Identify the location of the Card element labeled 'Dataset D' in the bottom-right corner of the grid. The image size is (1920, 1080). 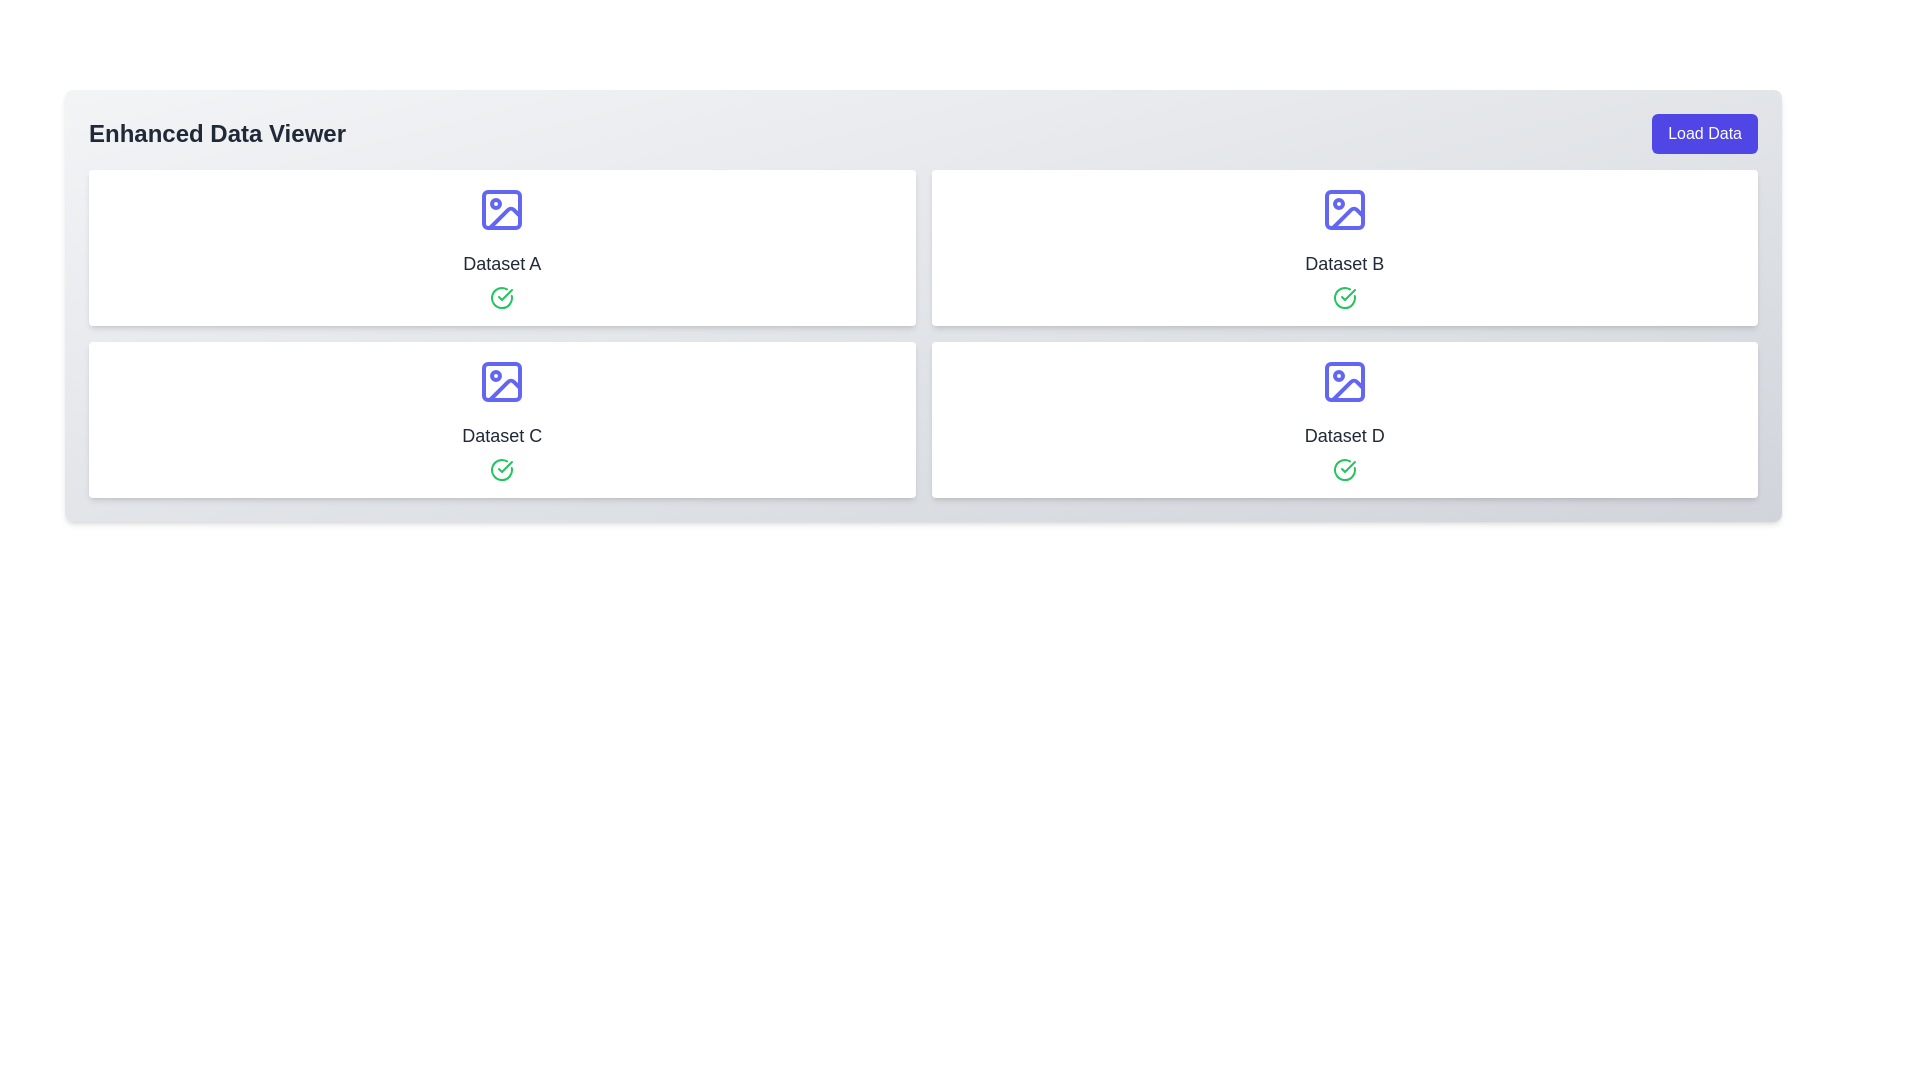
(1344, 419).